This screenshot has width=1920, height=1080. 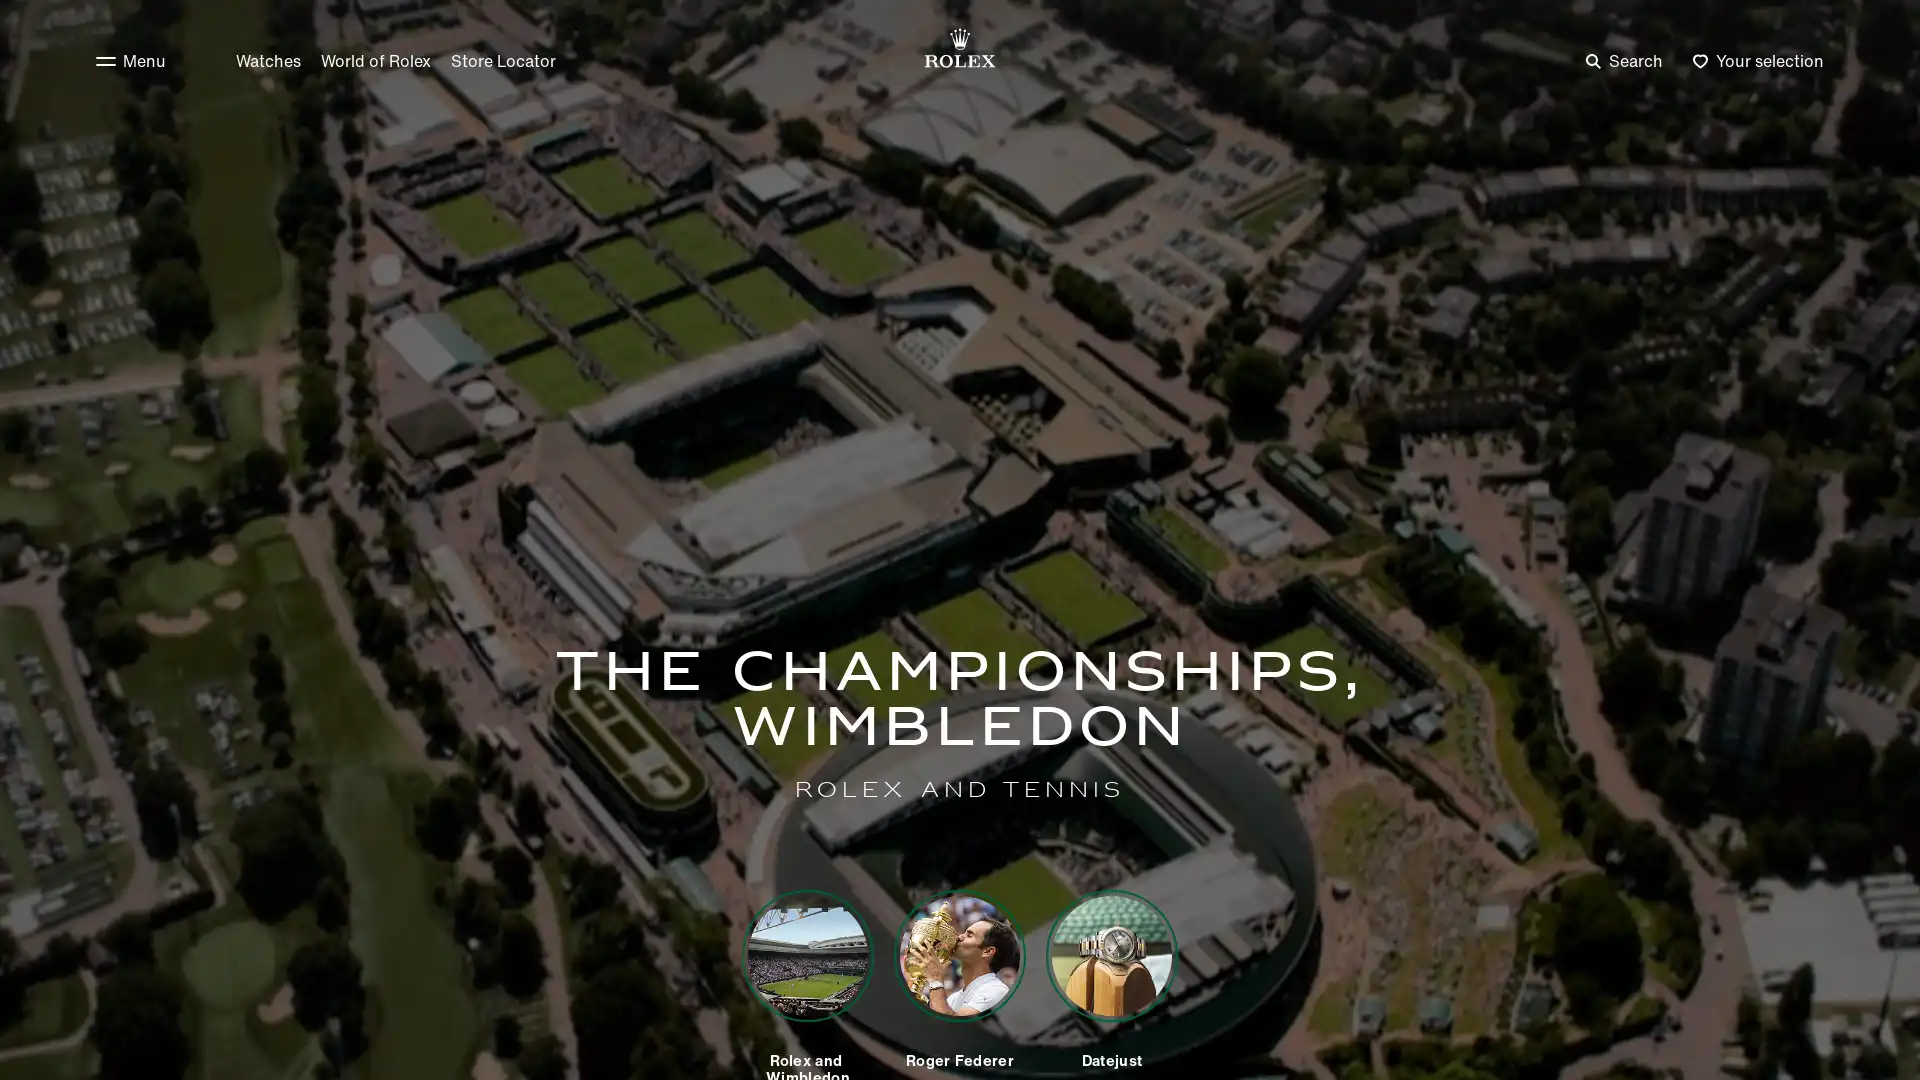 I want to click on Roger Federer, so click(x=960, y=978).